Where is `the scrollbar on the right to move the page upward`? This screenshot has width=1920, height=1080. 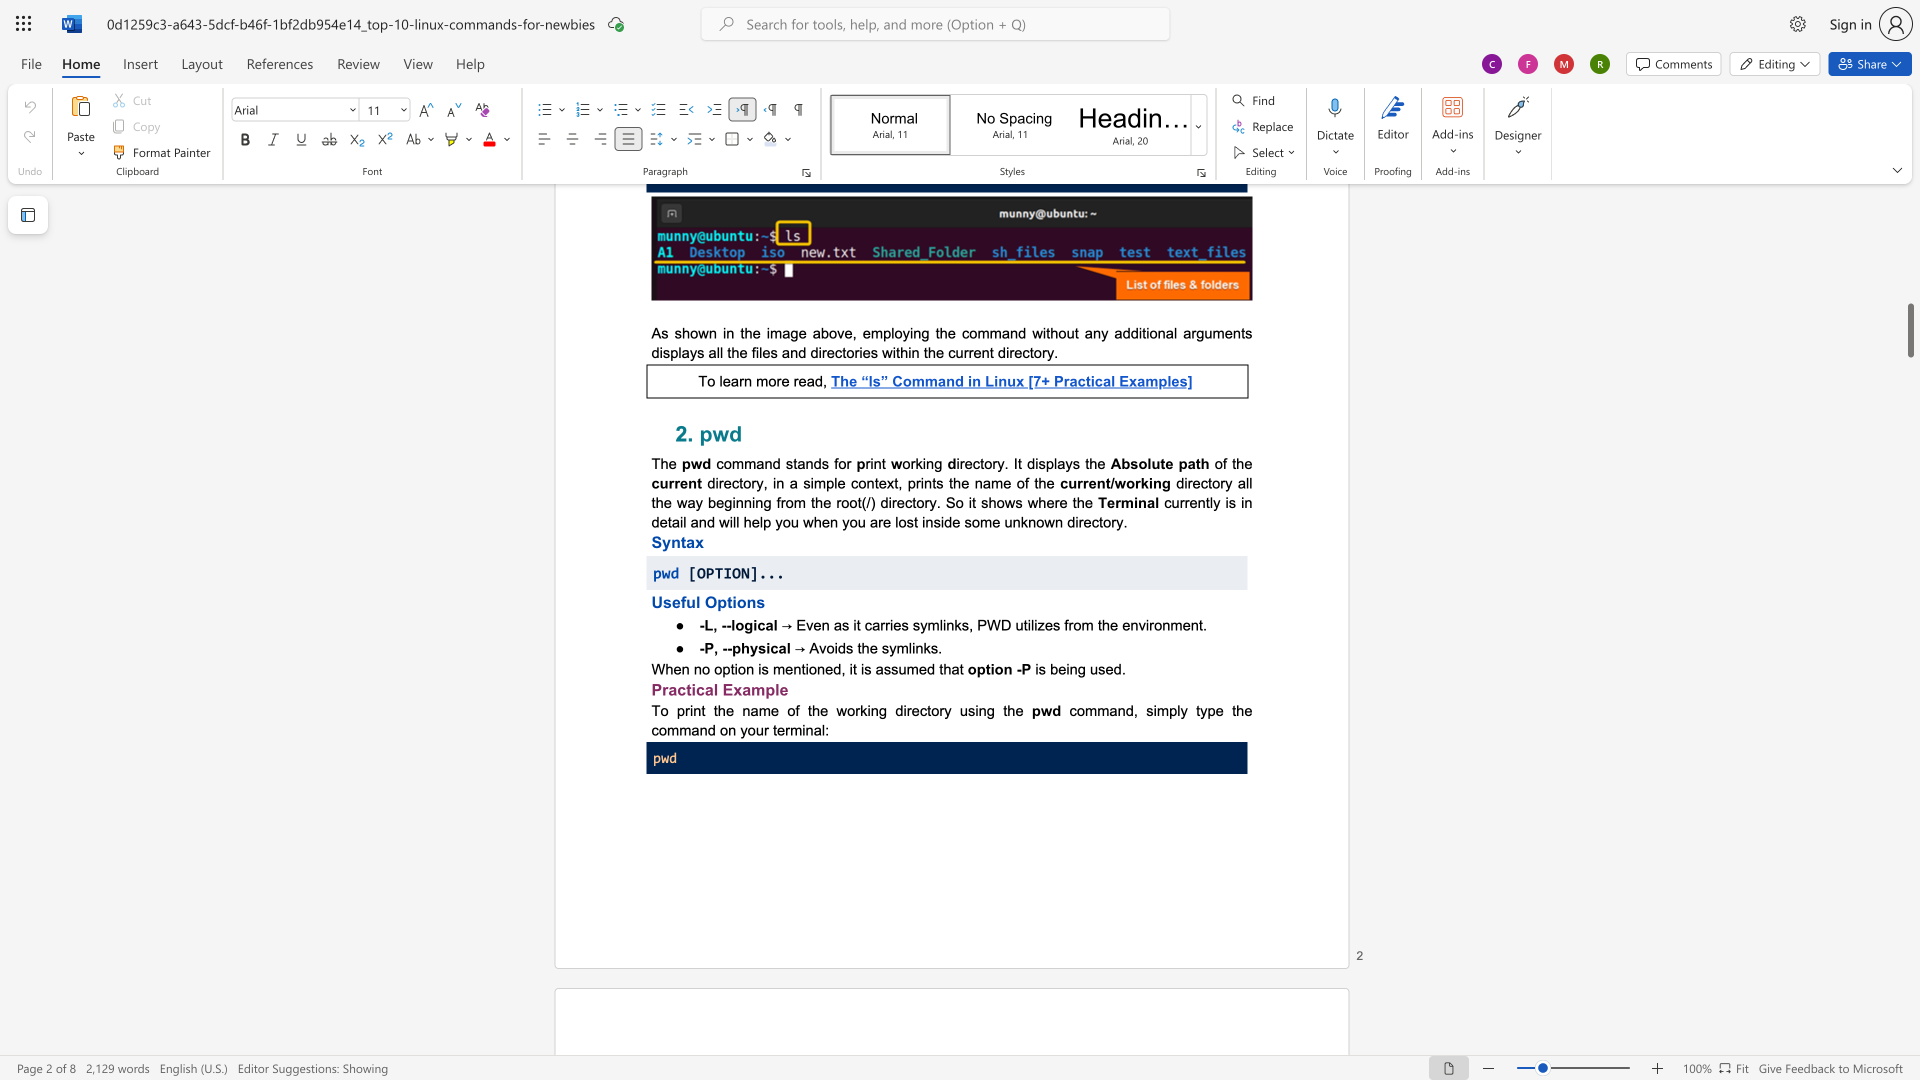
the scrollbar on the right to move the page upward is located at coordinates (1909, 528).